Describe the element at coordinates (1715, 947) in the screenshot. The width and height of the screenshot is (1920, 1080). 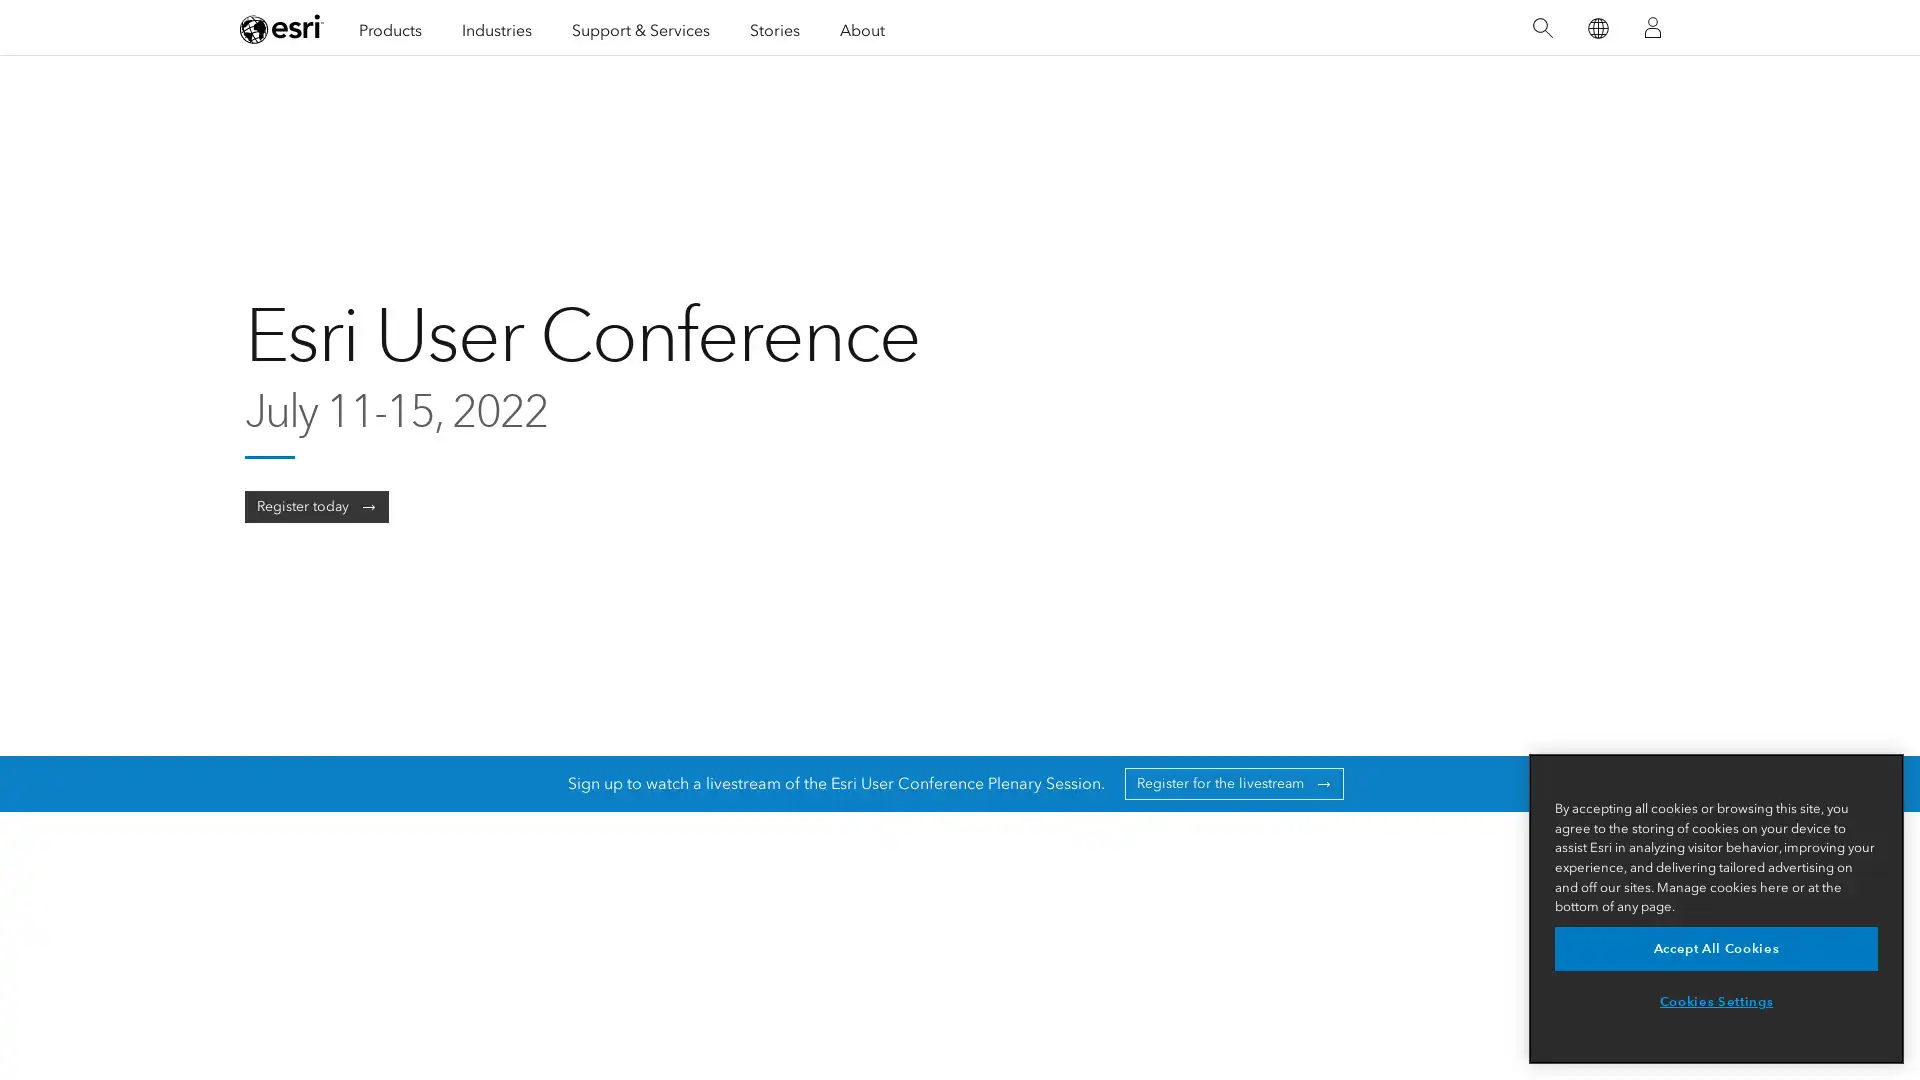
I see `Accept All Cookies` at that location.